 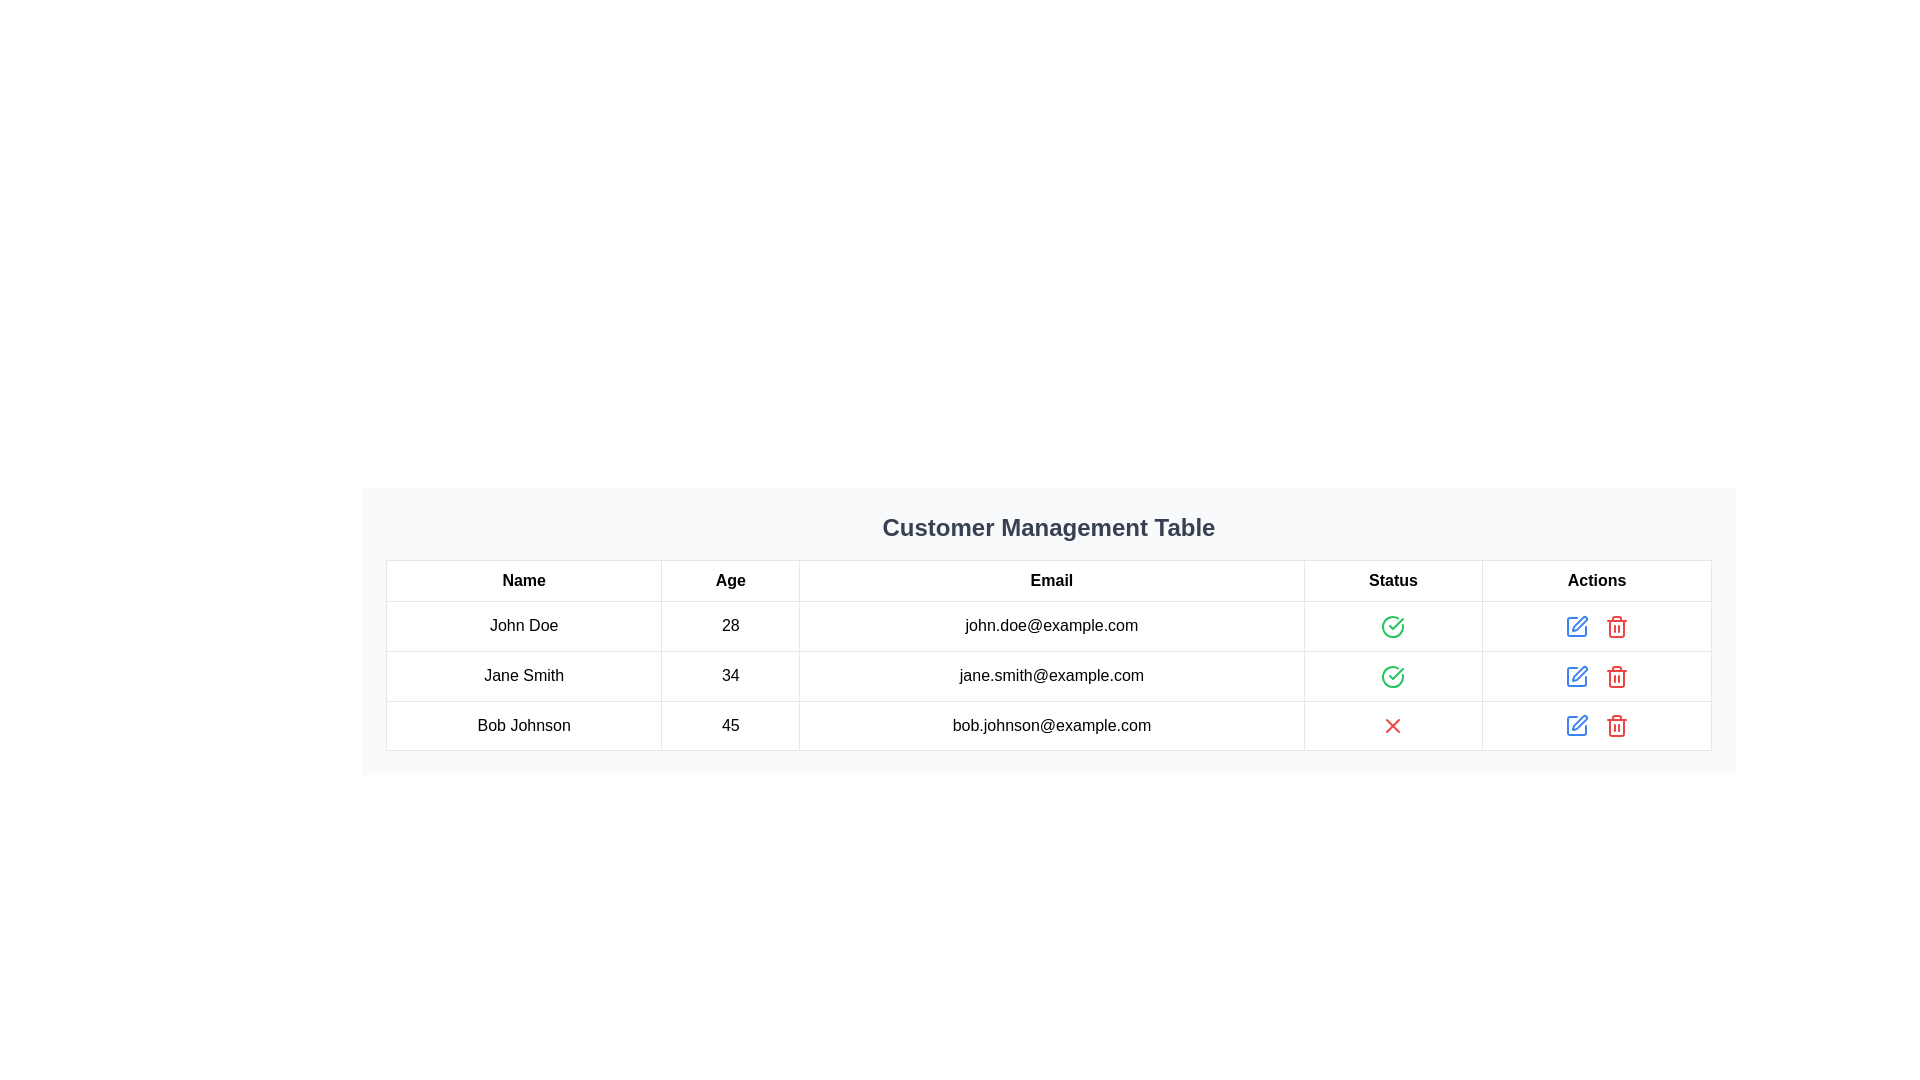 What do you see at coordinates (1576, 725) in the screenshot?
I see `the interactive edit icon button styled as a pen or pencil located in the 'Actions' column of the last row of the table` at bounding box center [1576, 725].